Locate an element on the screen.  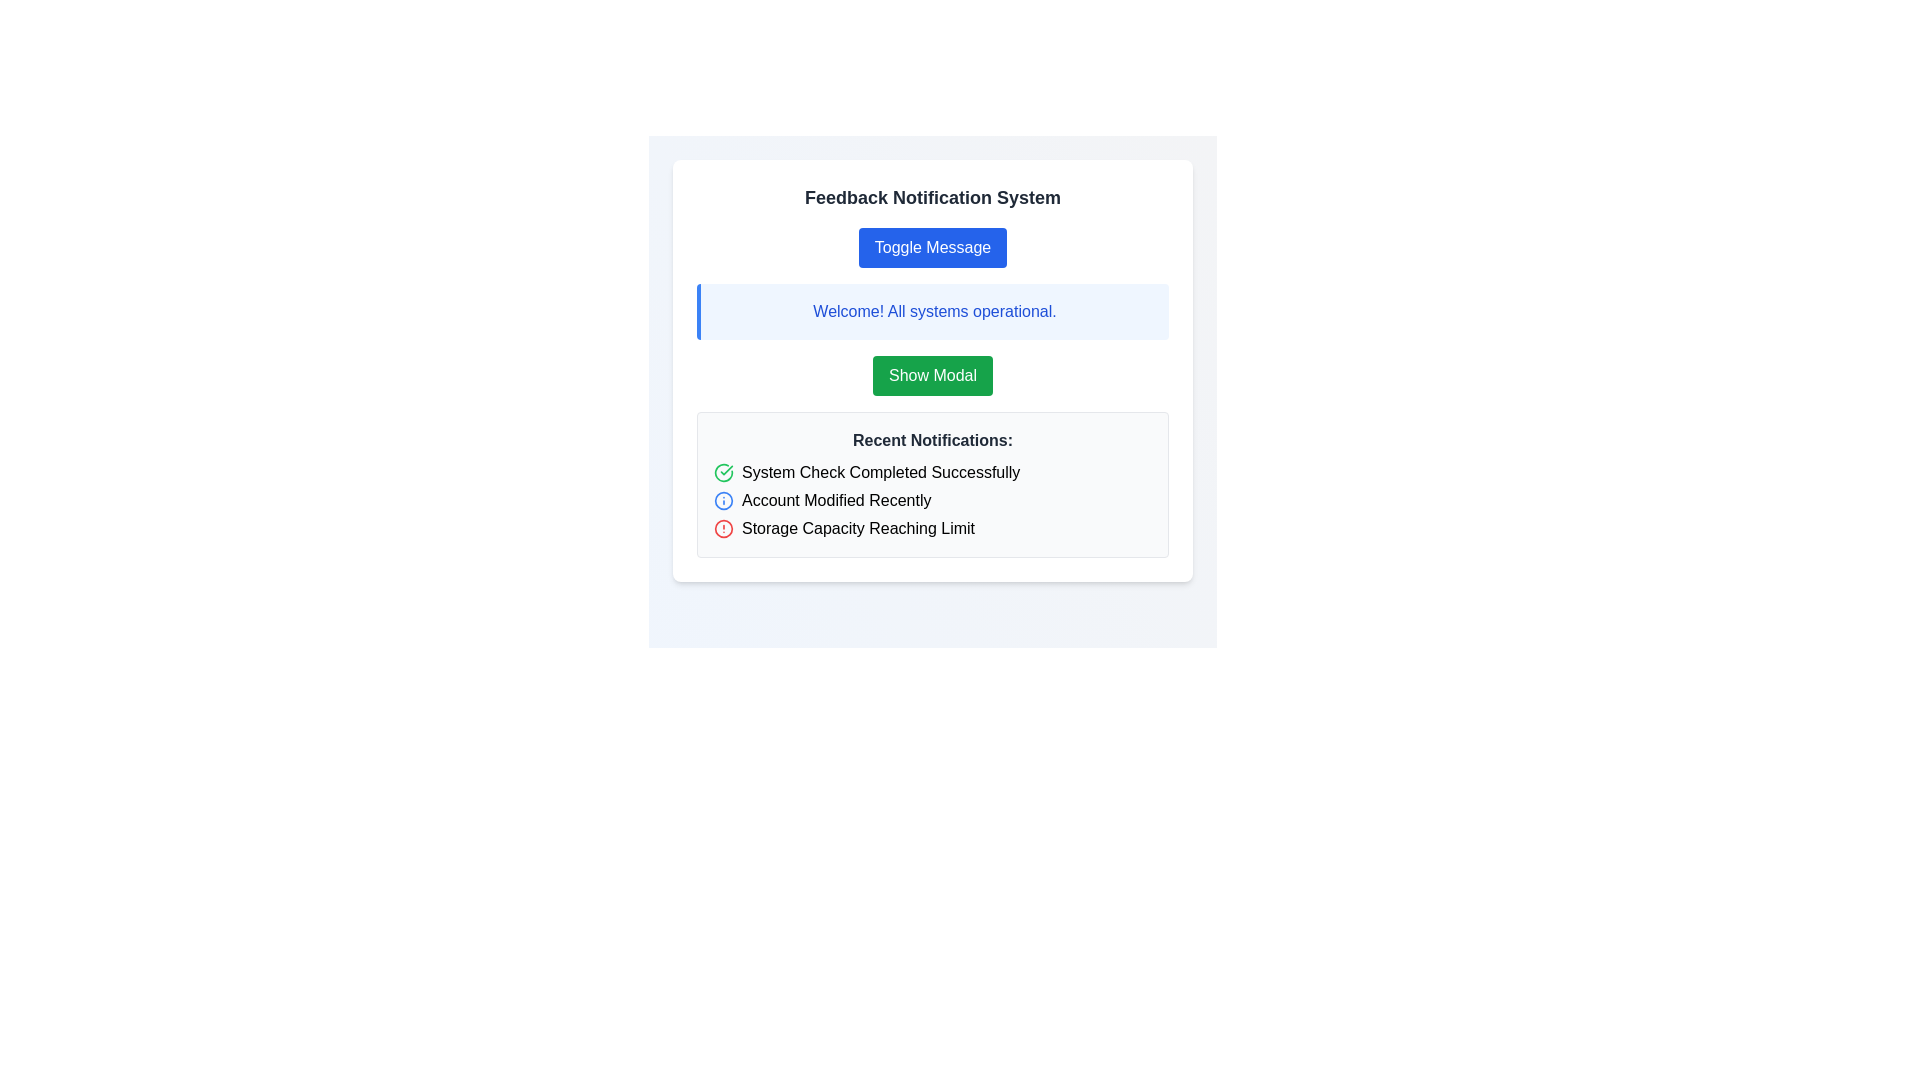
the third notification text label that alerts the user about storage capacity nearing its limit is located at coordinates (858, 527).